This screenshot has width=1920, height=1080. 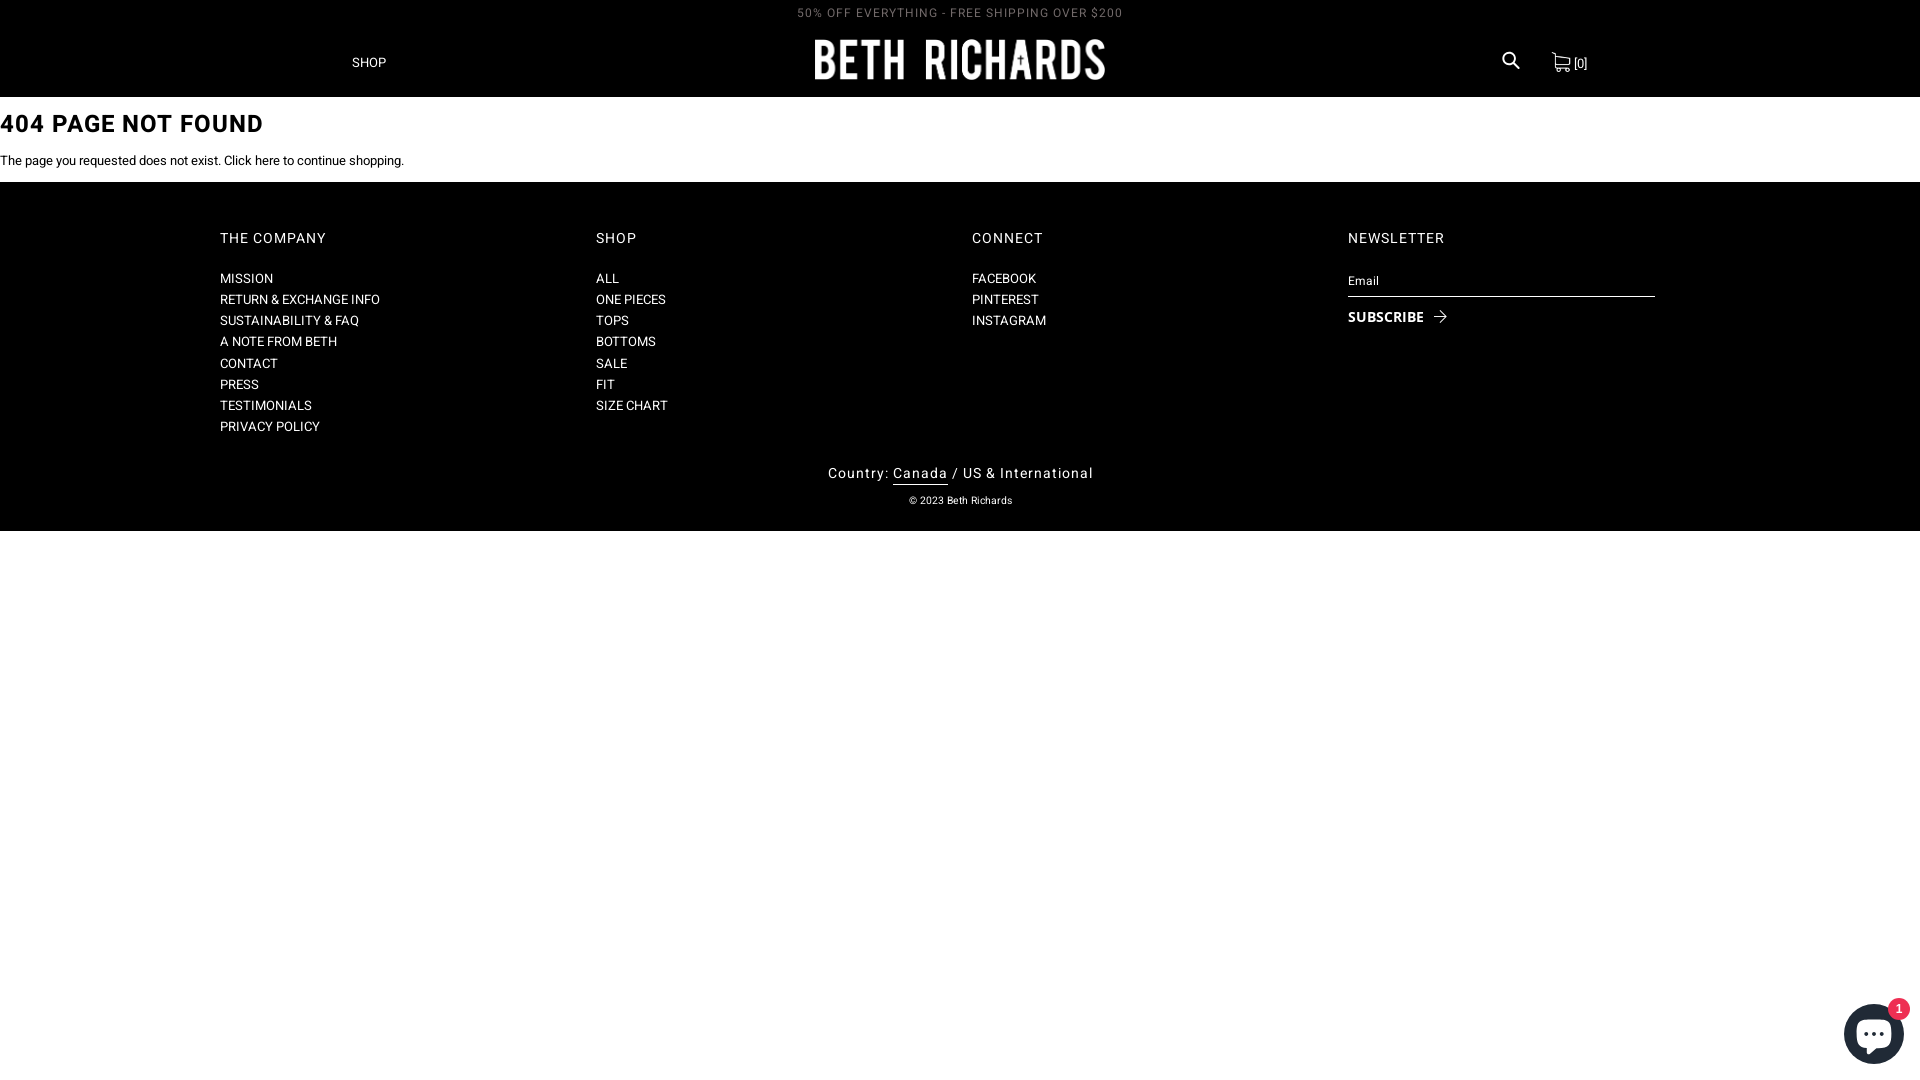 I want to click on 'RETURN & EXCHANGE INFO', so click(x=220, y=299).